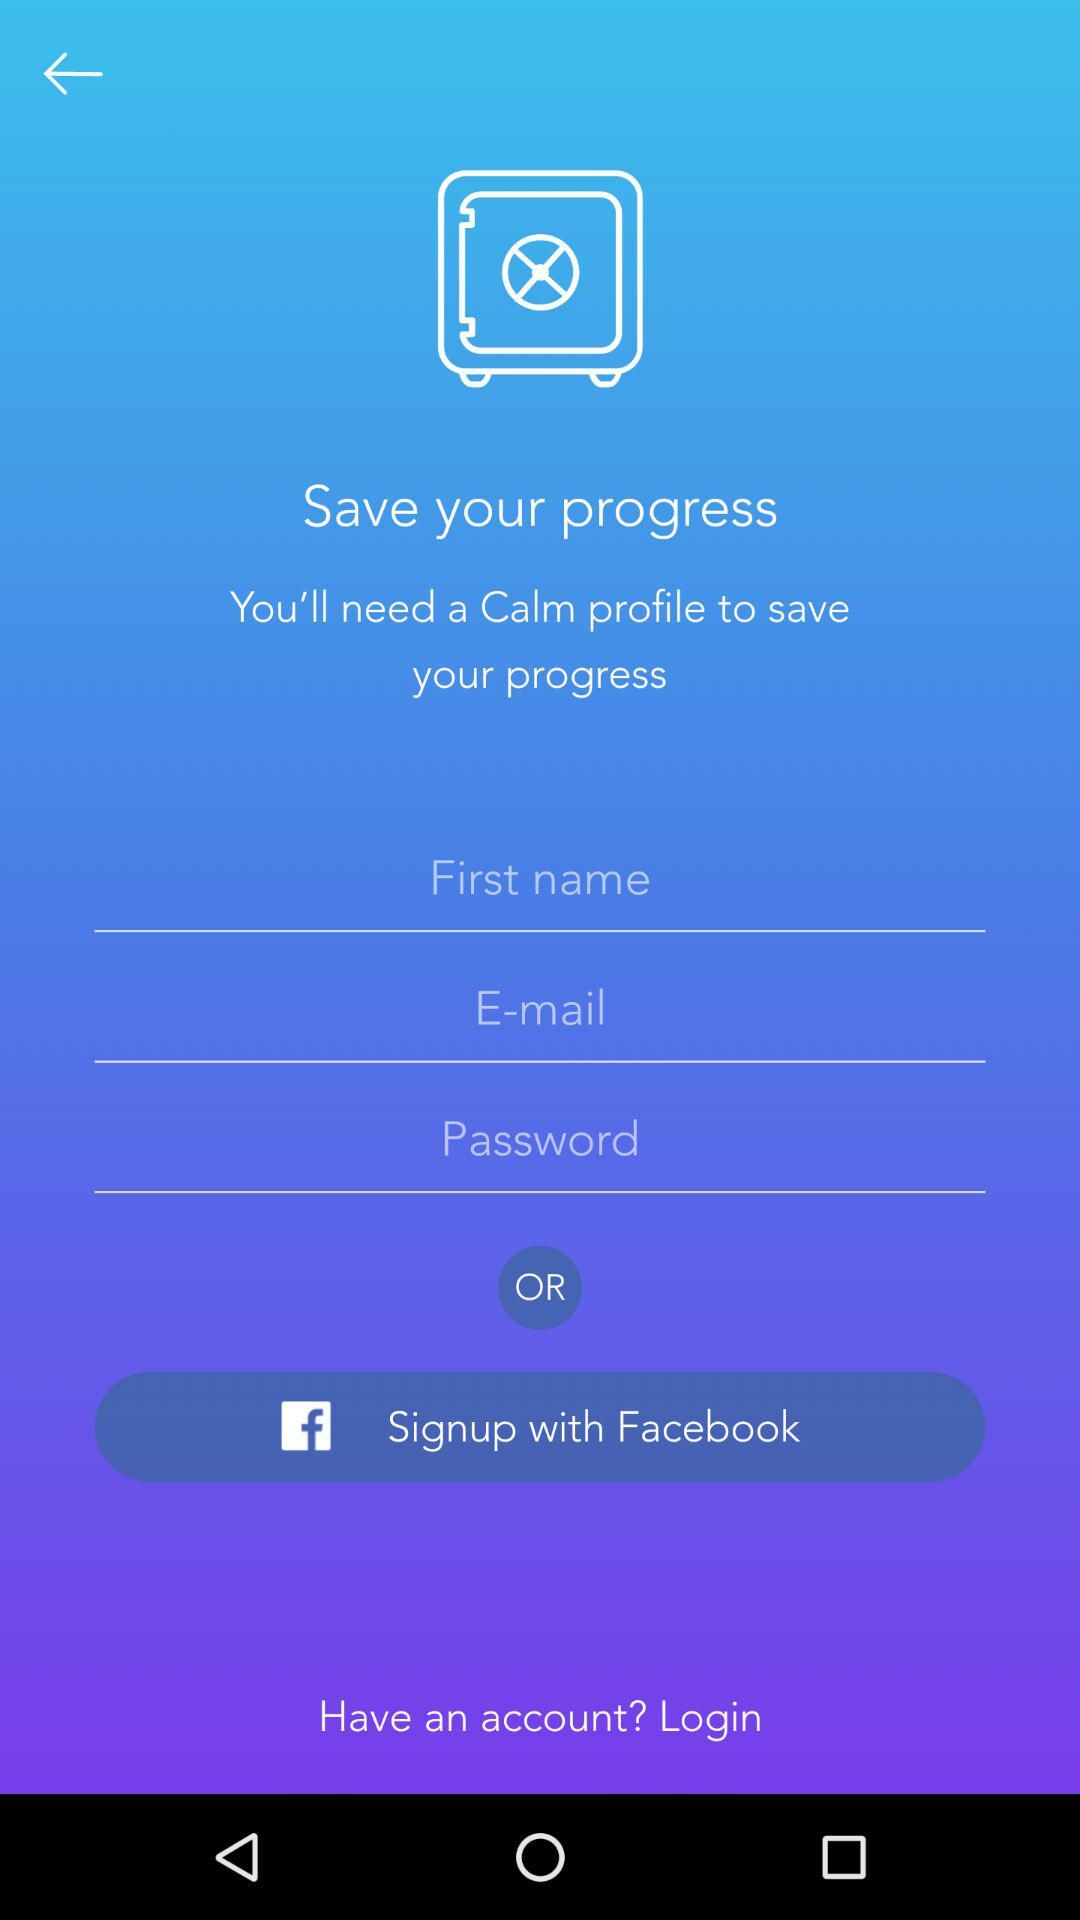 Image resolution: width=1080 pixels, height=1920 pixels. What do you see at coordinates (540, 1008) in the screenshot?
I see `e-mail line` at bounding box center [540, 1008].